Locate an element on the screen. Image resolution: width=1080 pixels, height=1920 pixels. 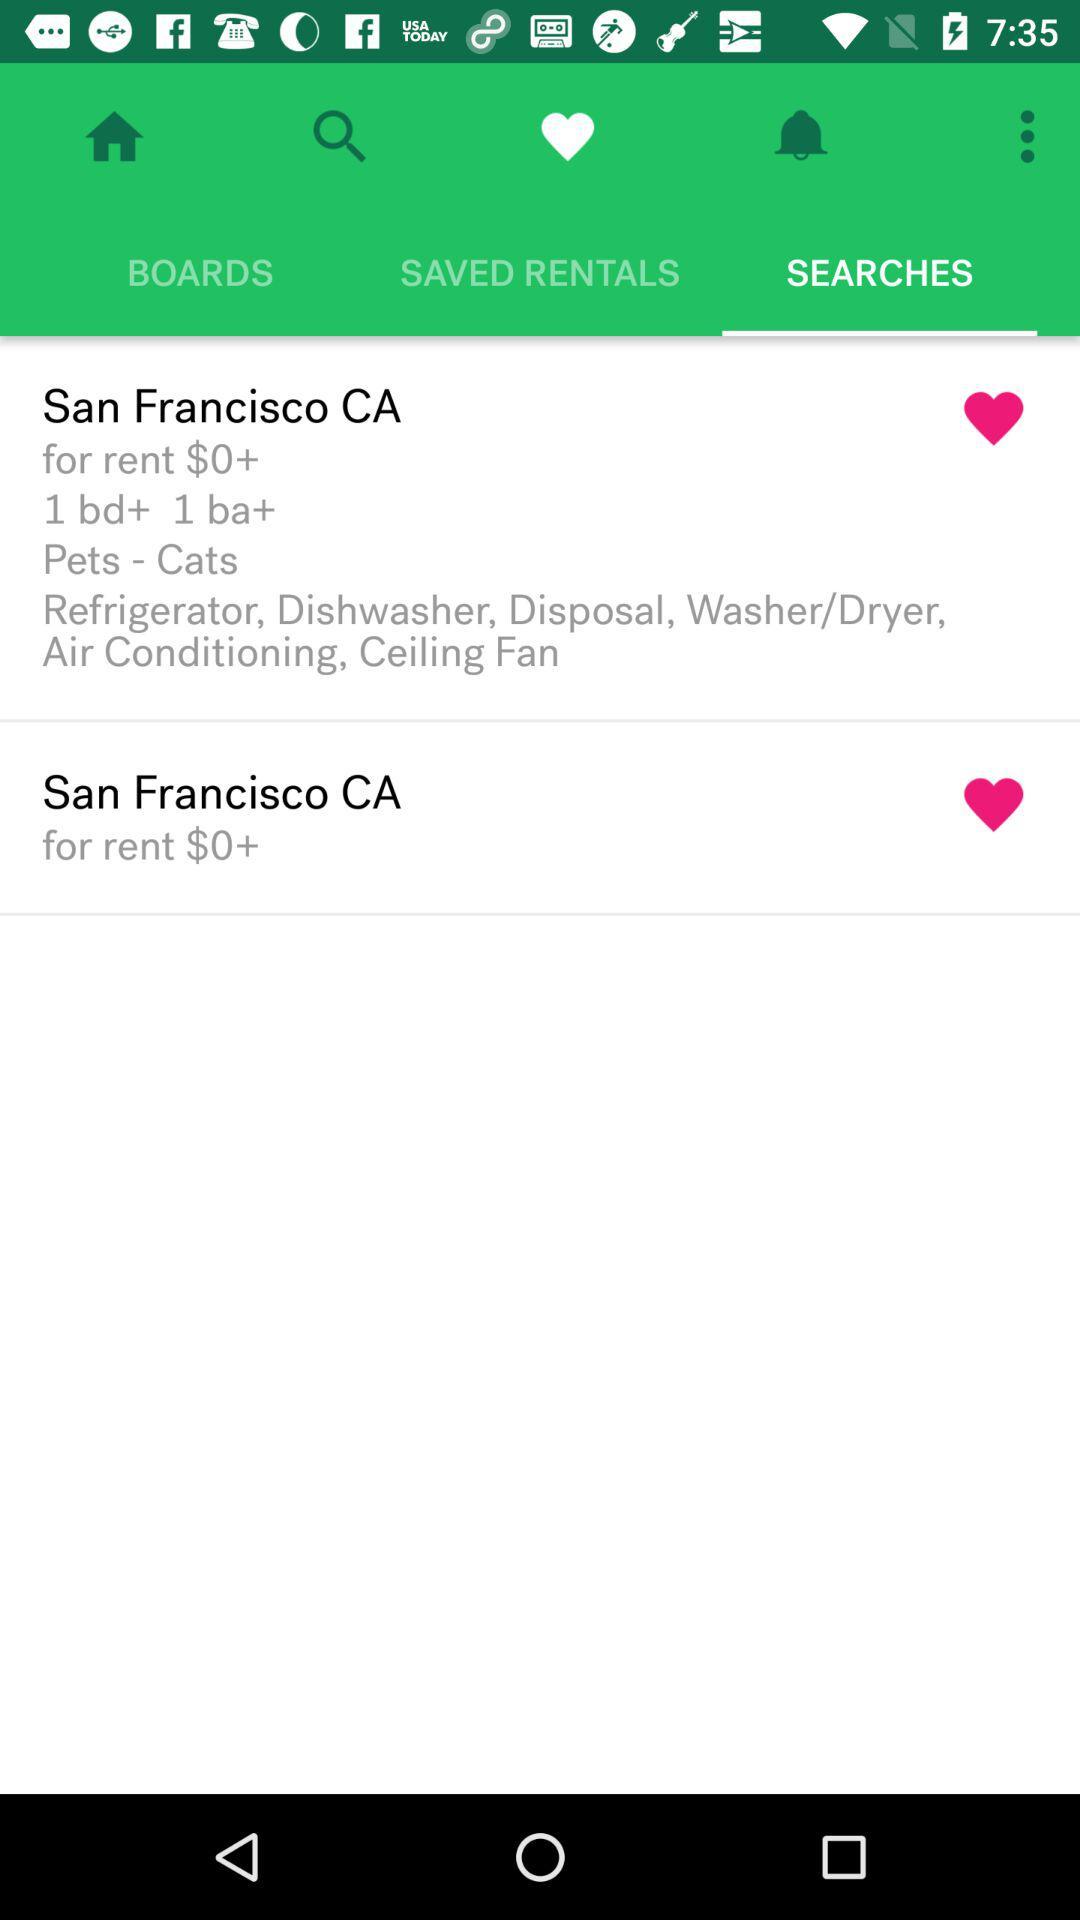
like heart the option is located at coordinates (994, 805).